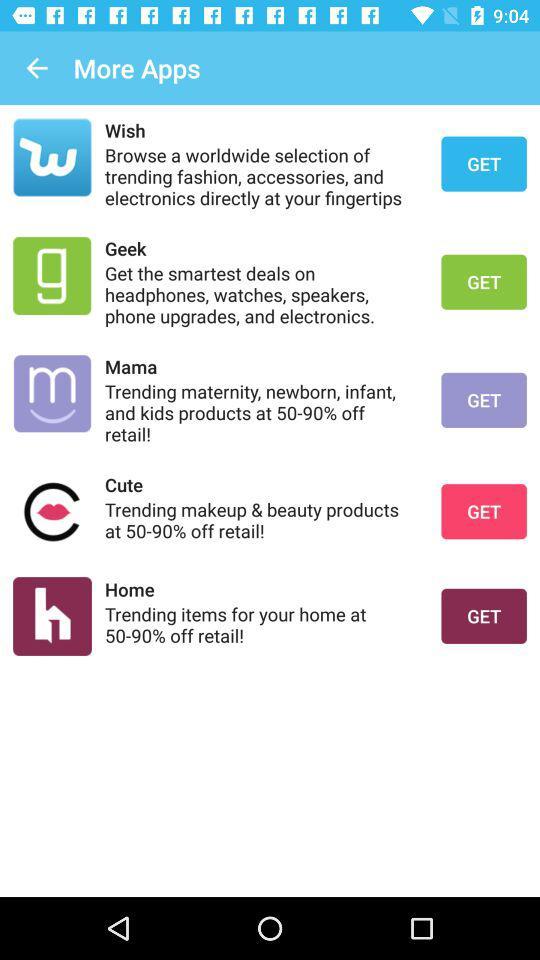  Describe the element at coordinates (260, 623) in the screenshot. I see `trending items for item` at that location.